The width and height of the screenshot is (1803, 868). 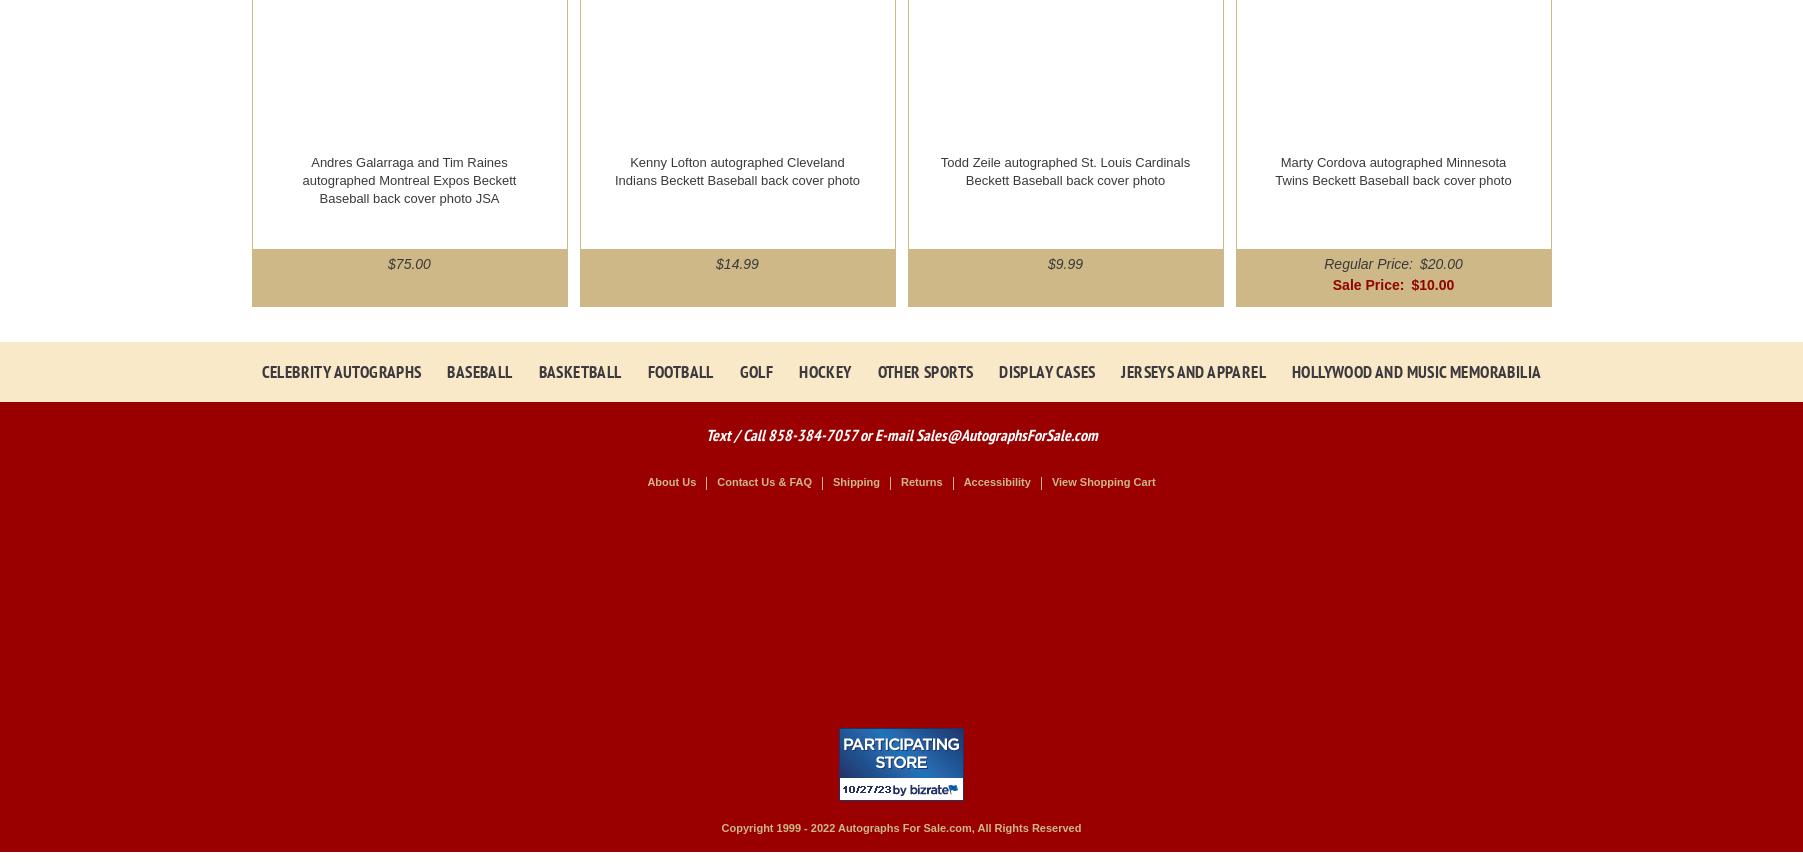 What do you see at coordinates (1275, 171) in the screenshot?
I see `'Marty Cordova autographed Minnesota Twins Beckett Baseball back cover photo'` at bounding box center [1275, 171].